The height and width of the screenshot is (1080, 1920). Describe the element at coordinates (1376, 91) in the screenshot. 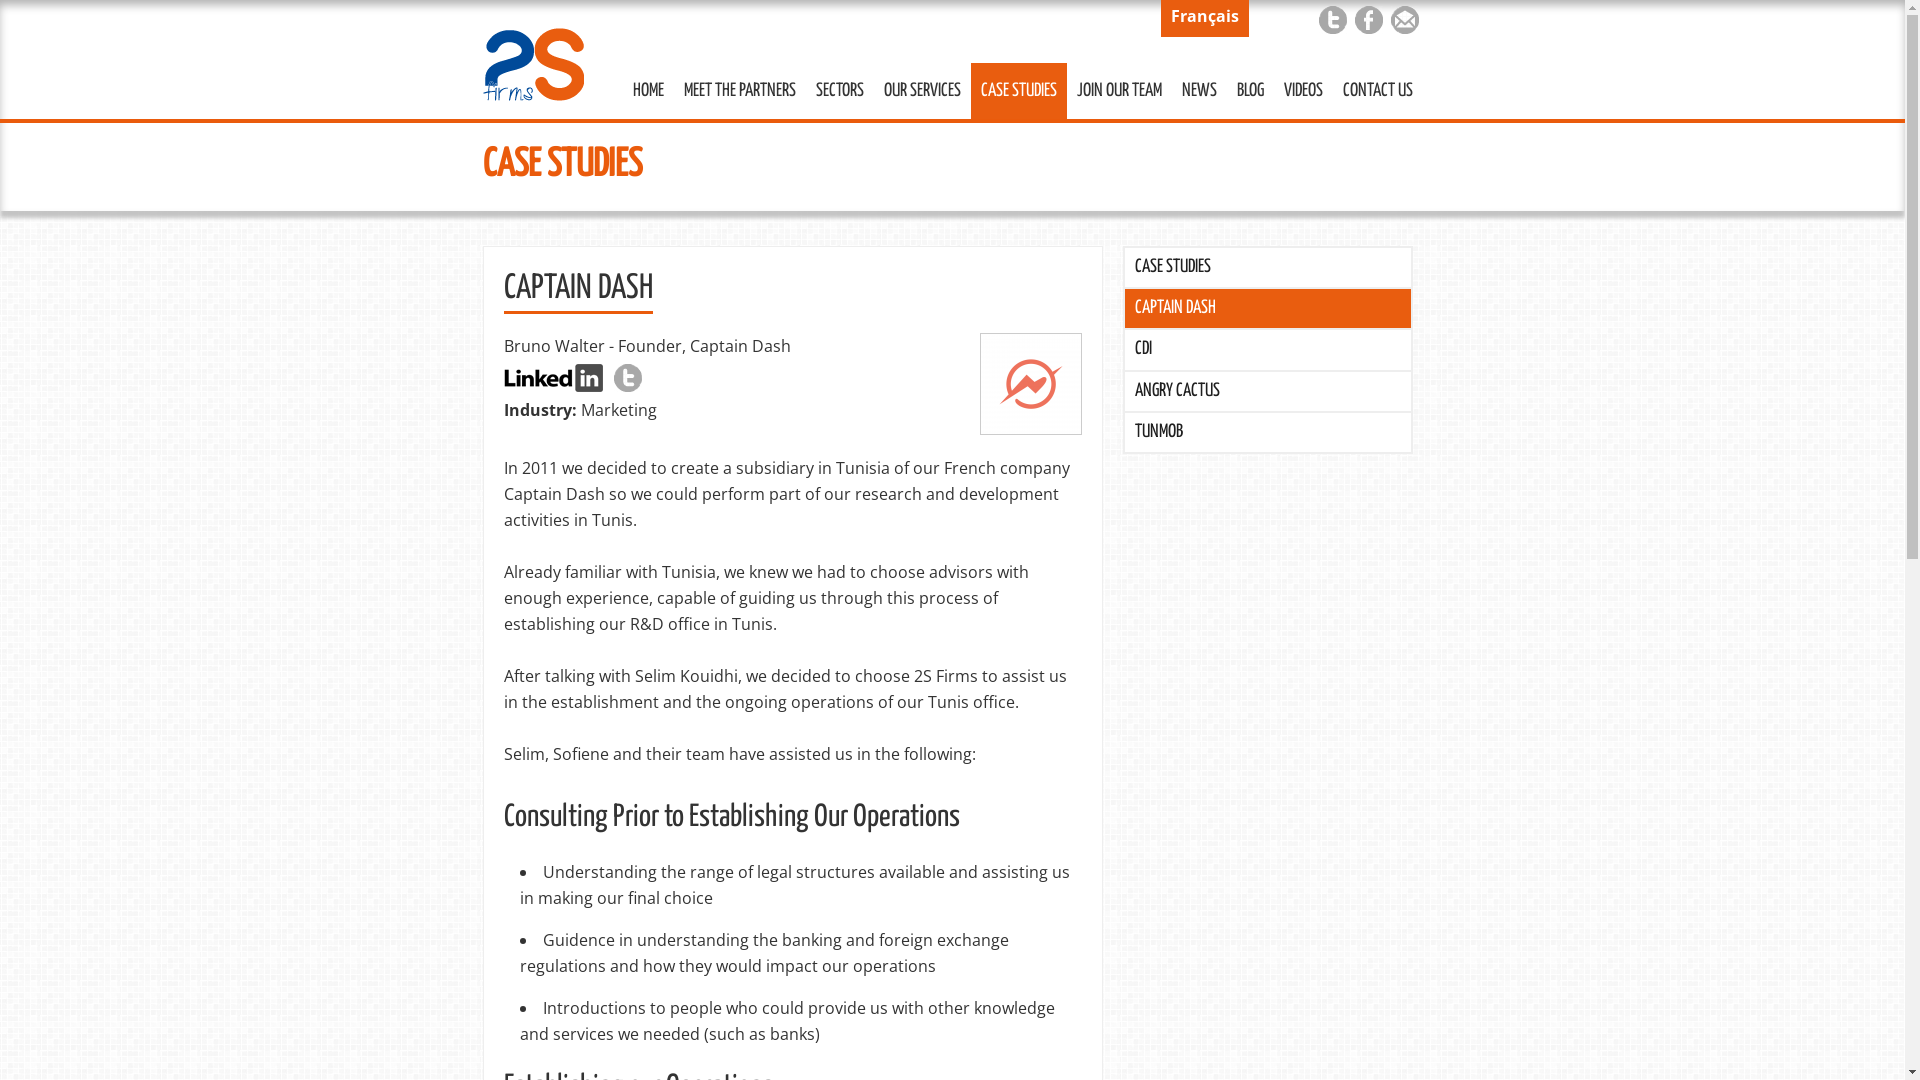

I see `'CONTACT US'` at that location.